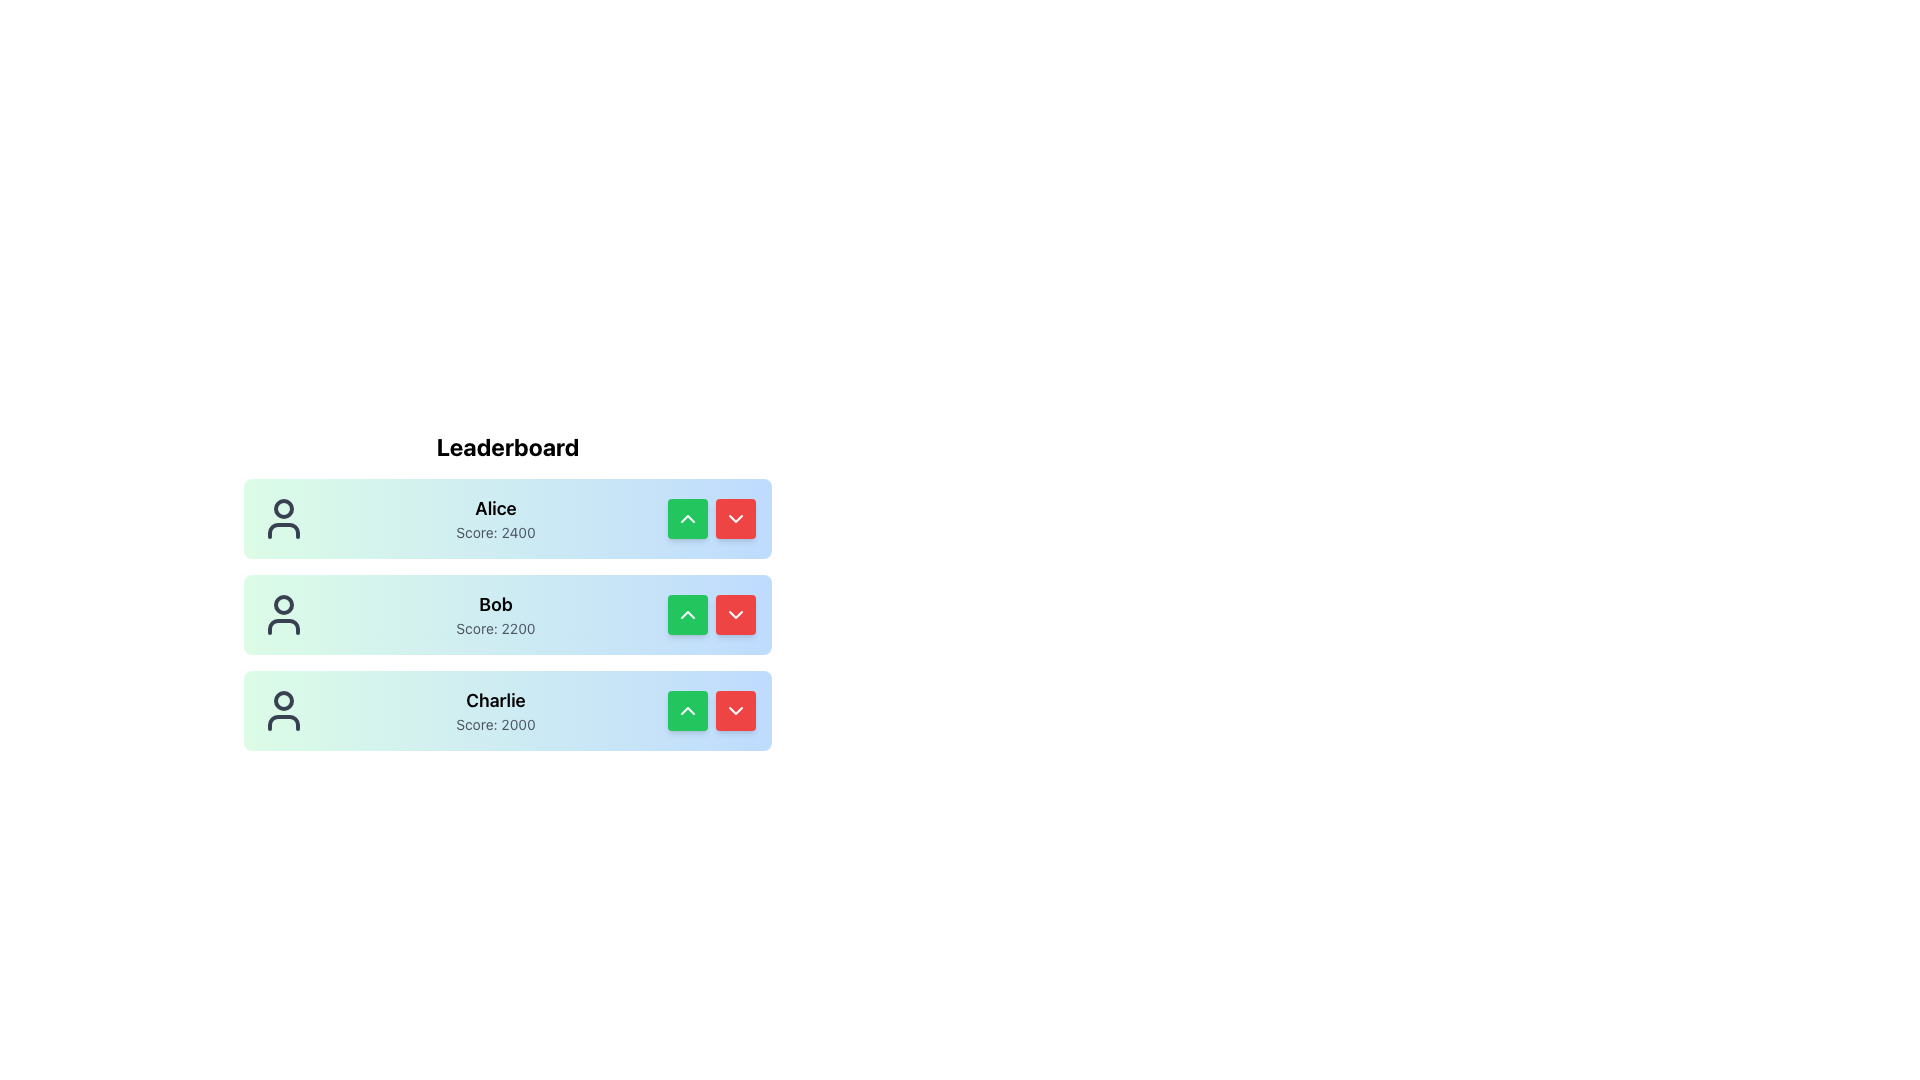  What do you see at coordinates (734, 613) in the screenshot?
I see `the small, square, bright red button with a downward-facing chevron icon` at bounding box center [734, 613].